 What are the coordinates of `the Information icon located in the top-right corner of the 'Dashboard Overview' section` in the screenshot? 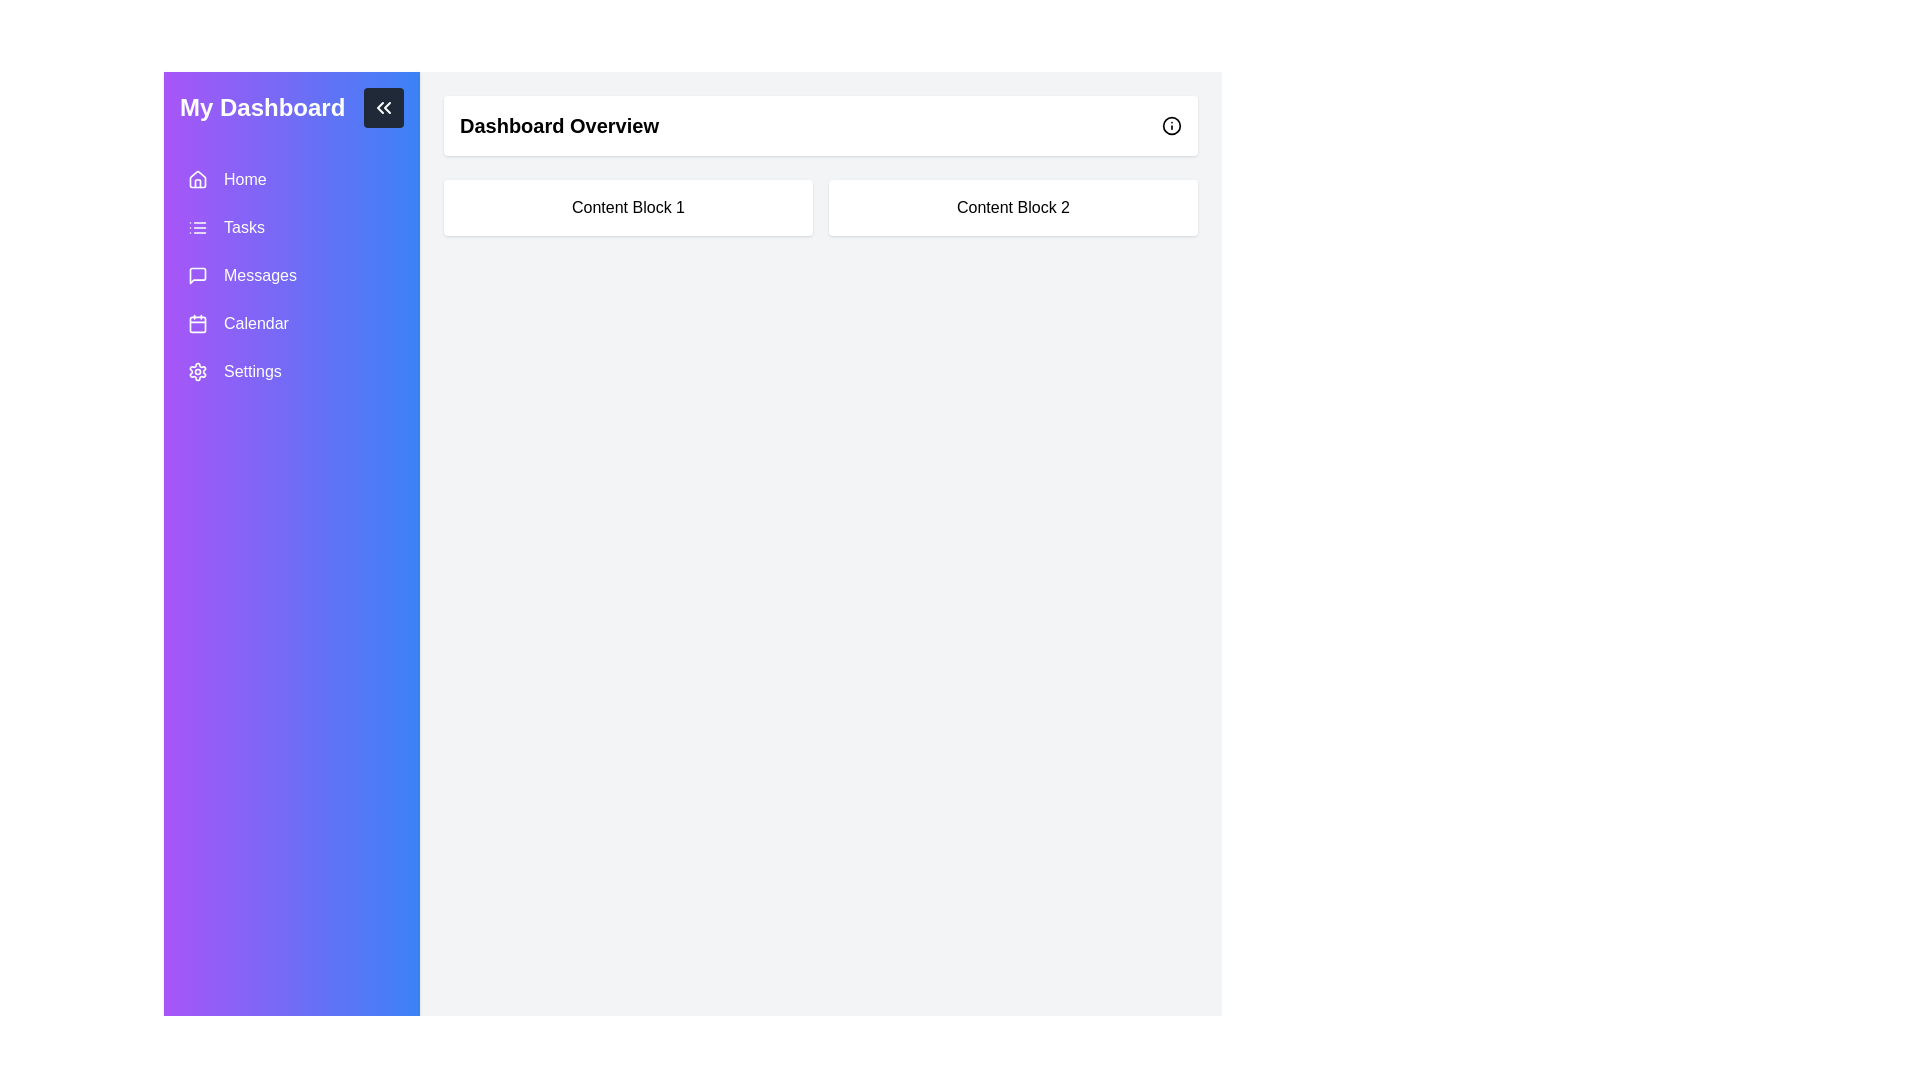 It's located at (1171, 126).